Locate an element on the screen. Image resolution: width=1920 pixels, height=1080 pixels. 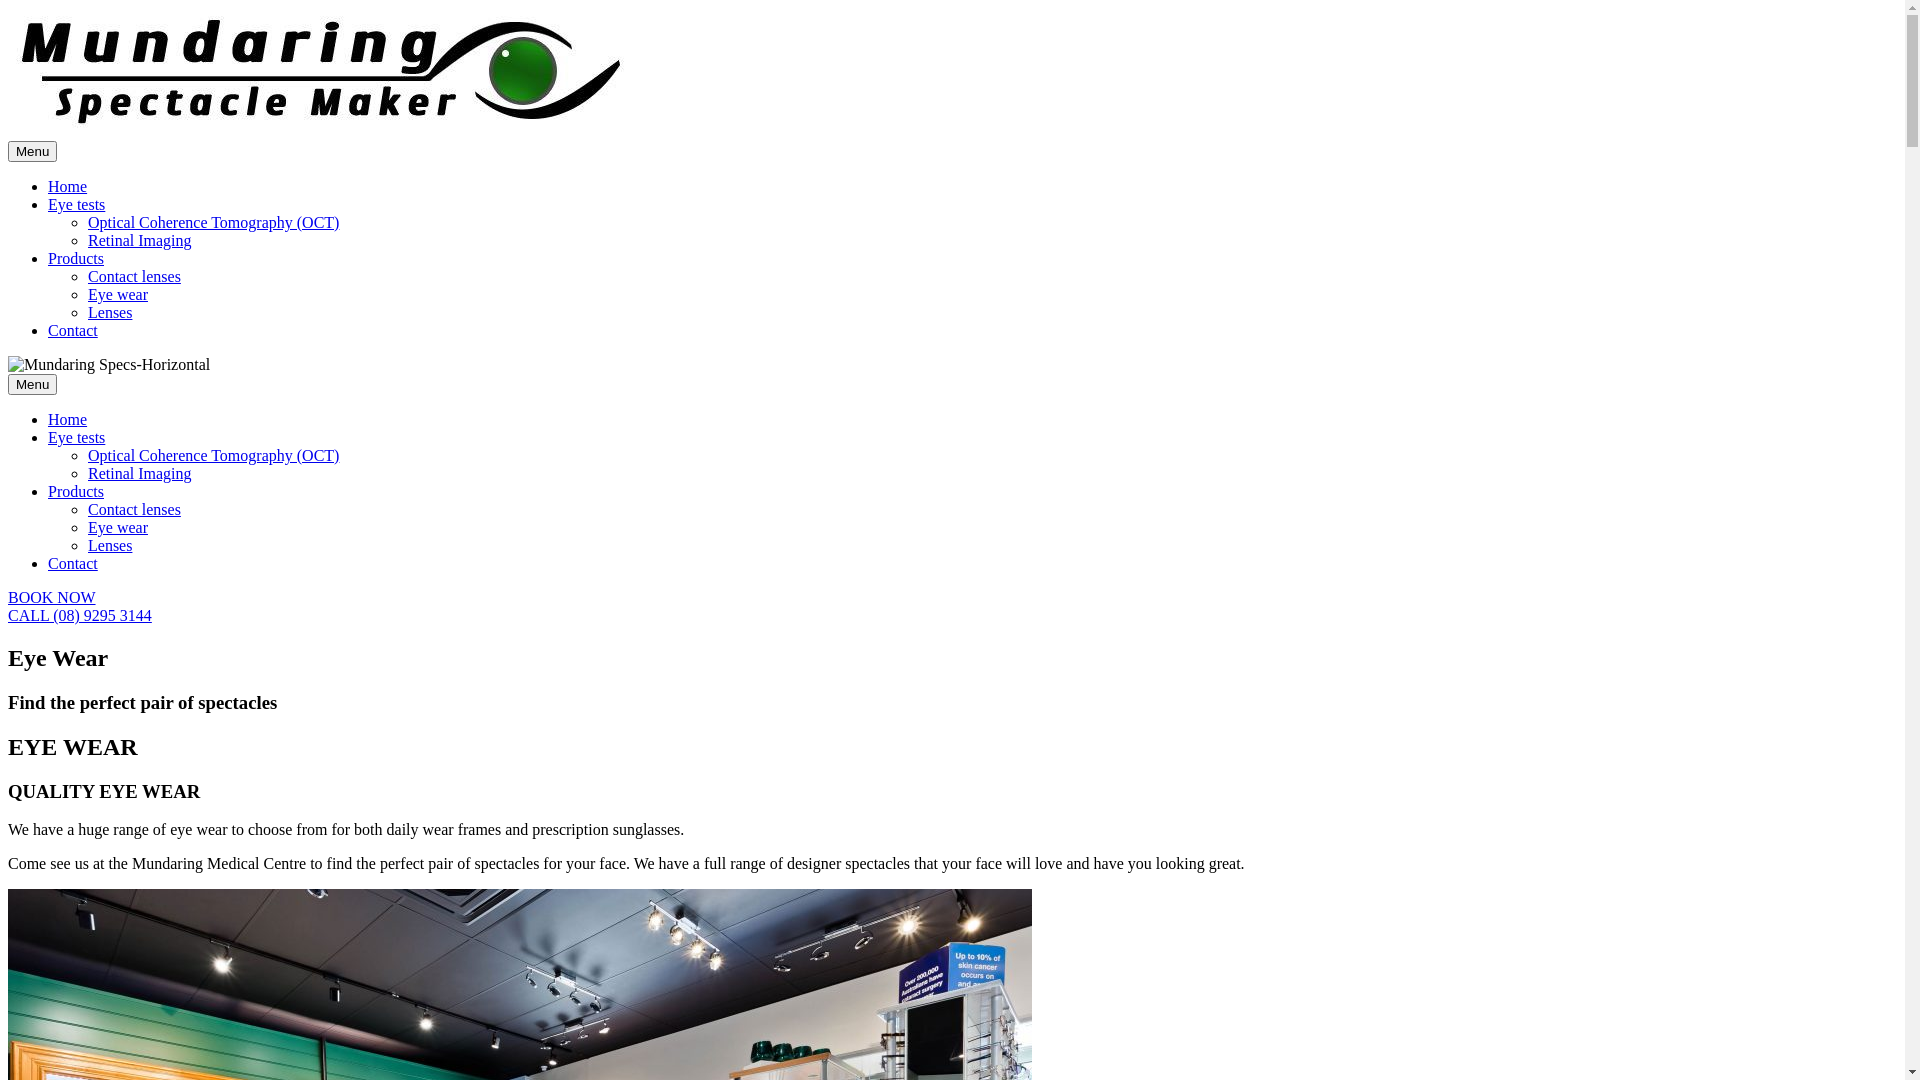
'Eye wear' is located at coordinates (117, 294).